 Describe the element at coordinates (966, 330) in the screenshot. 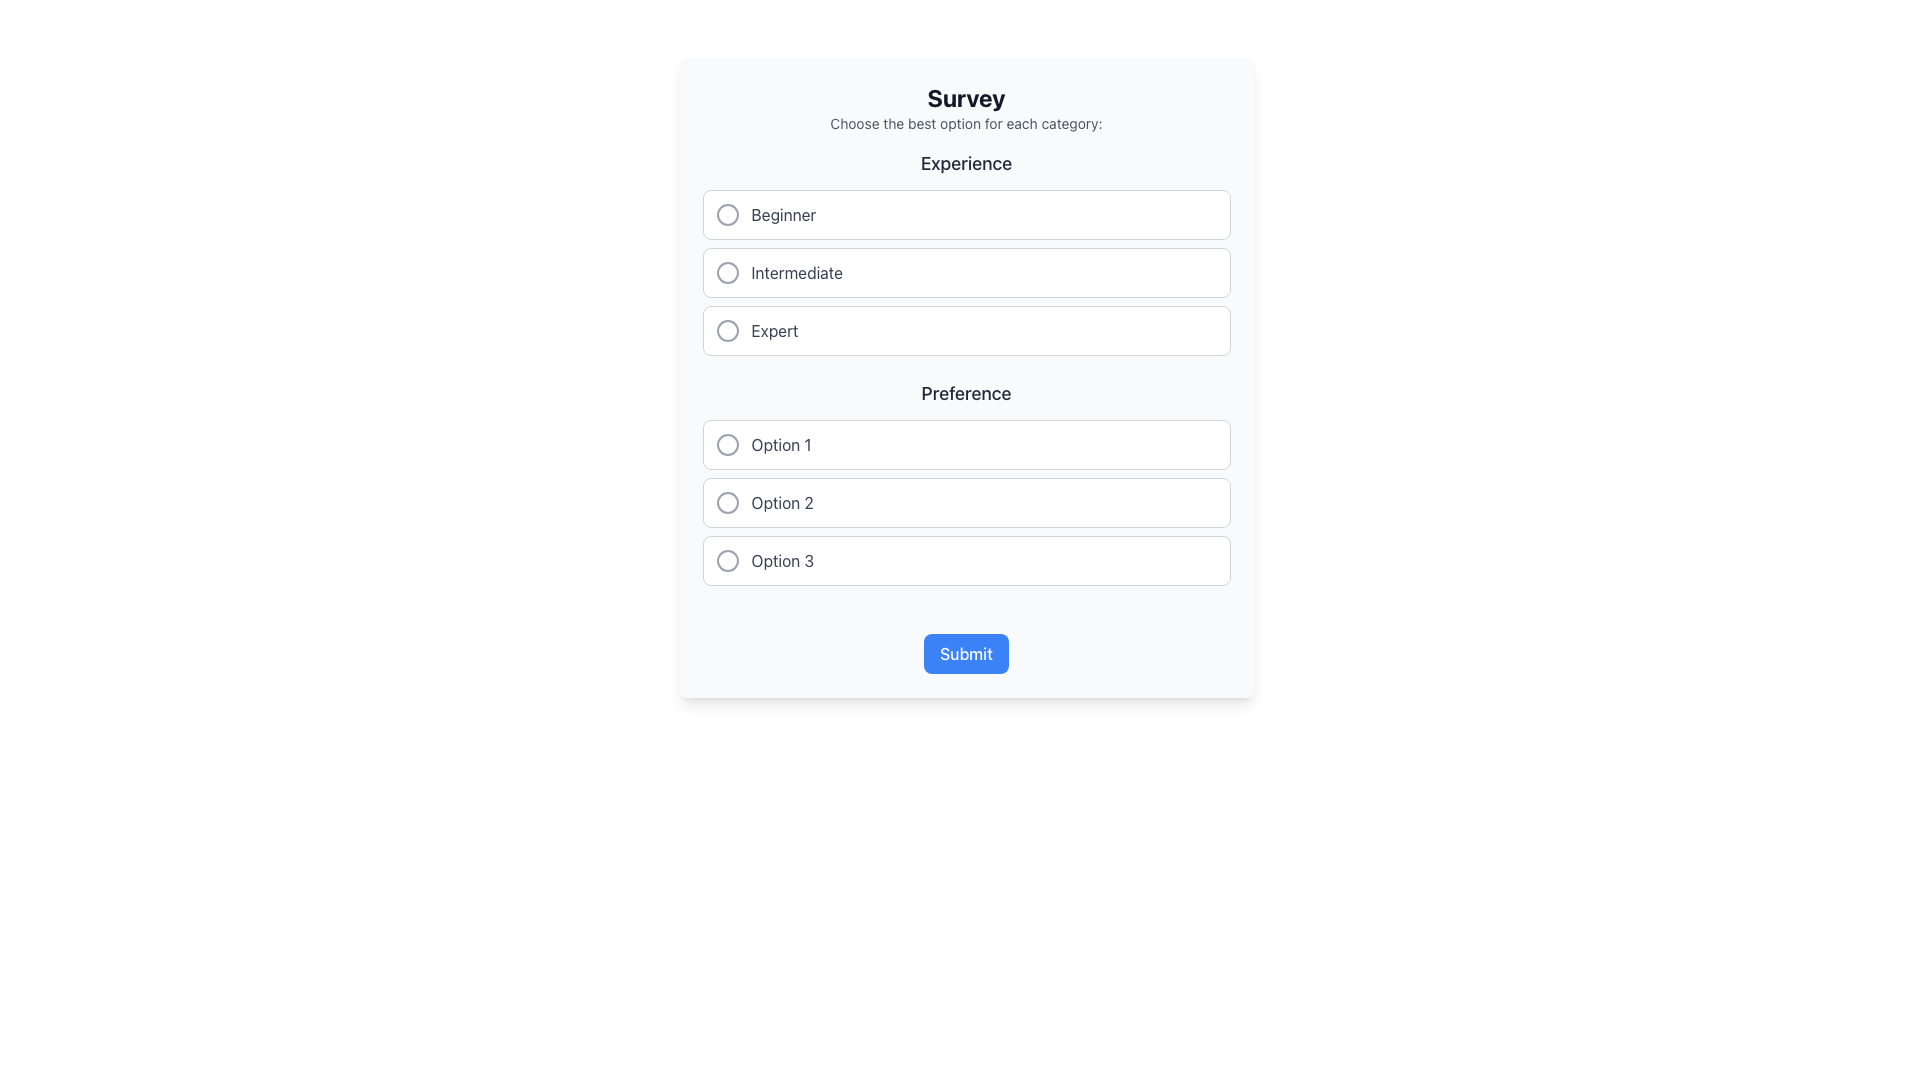

I see `the radio button labeled 'Expert'` at that location.